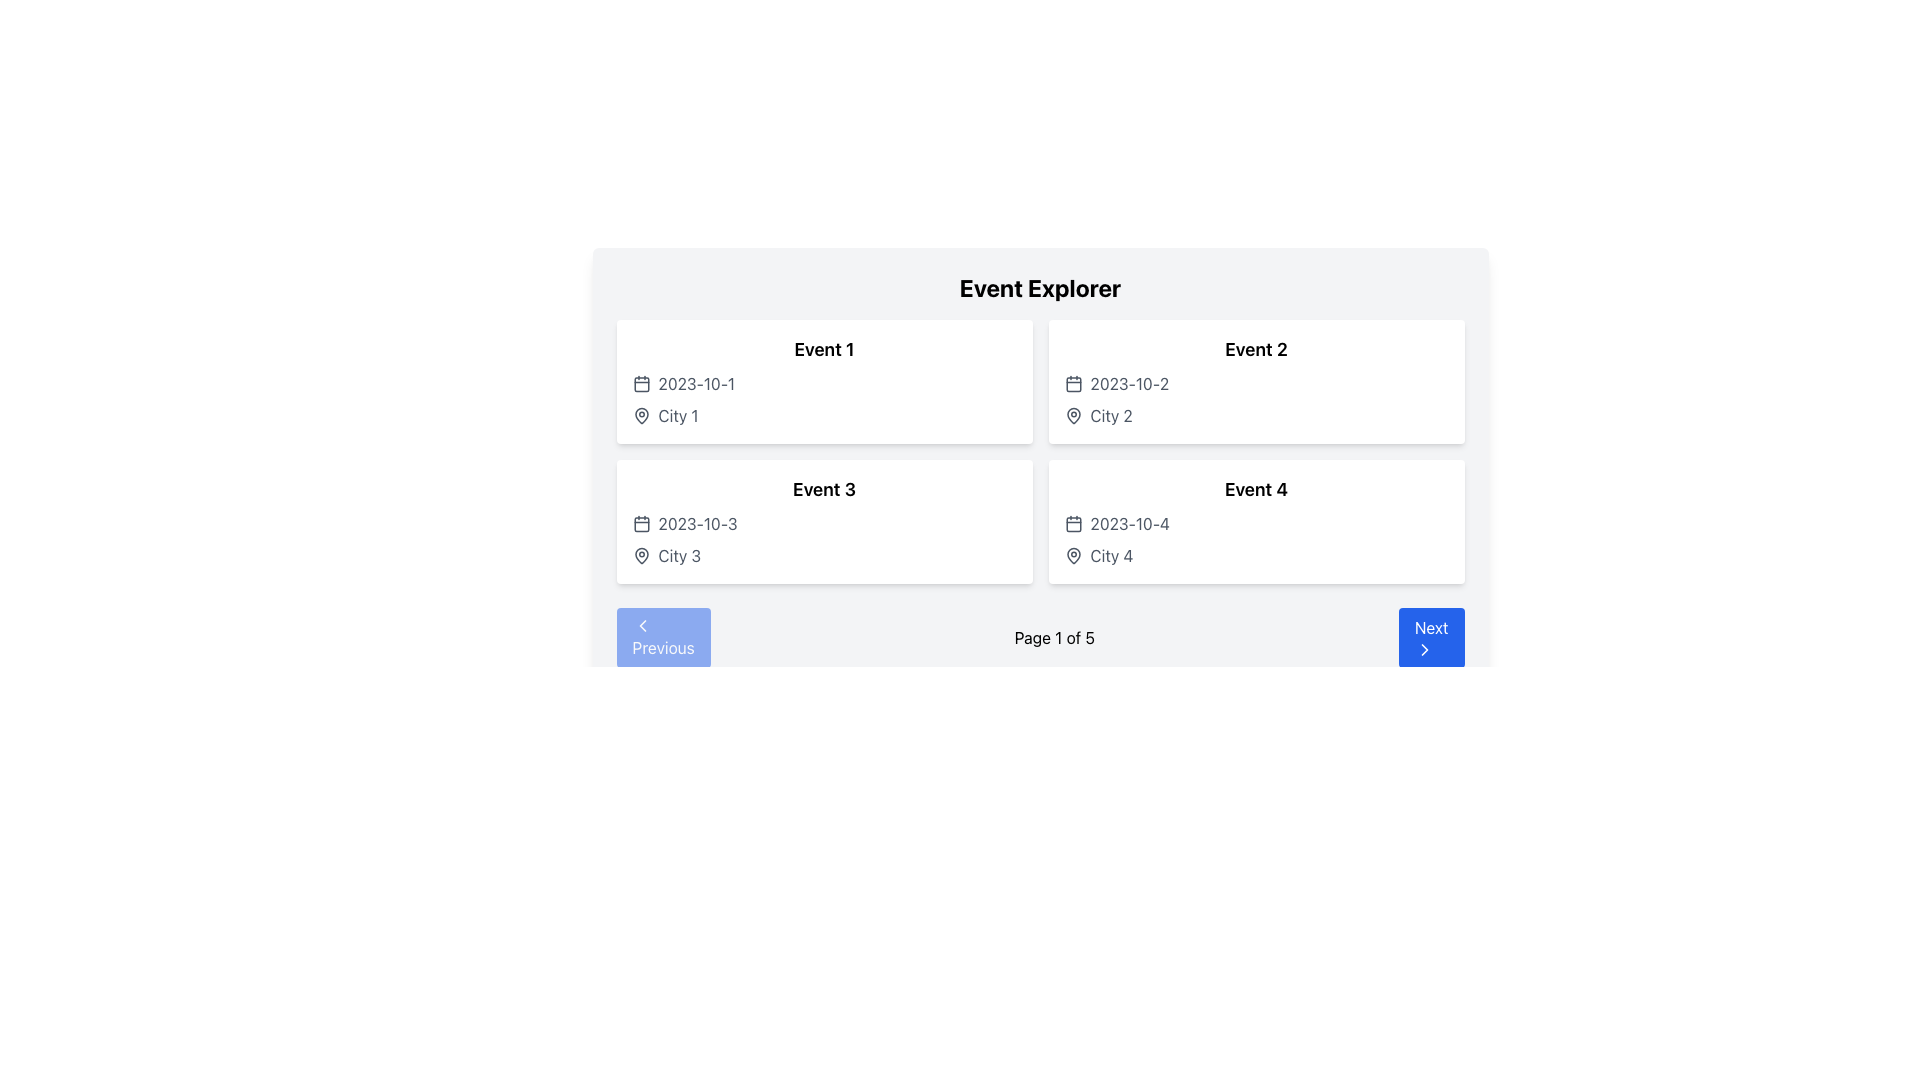 This screenshot has width=1920, height=1080. What do you see at coordinates (641, 415) in the screenshot?
I see `the pin-shaped location marker icon located in the 'Event 1' section of the interface for accessibility` at bounding box center [641, 415].